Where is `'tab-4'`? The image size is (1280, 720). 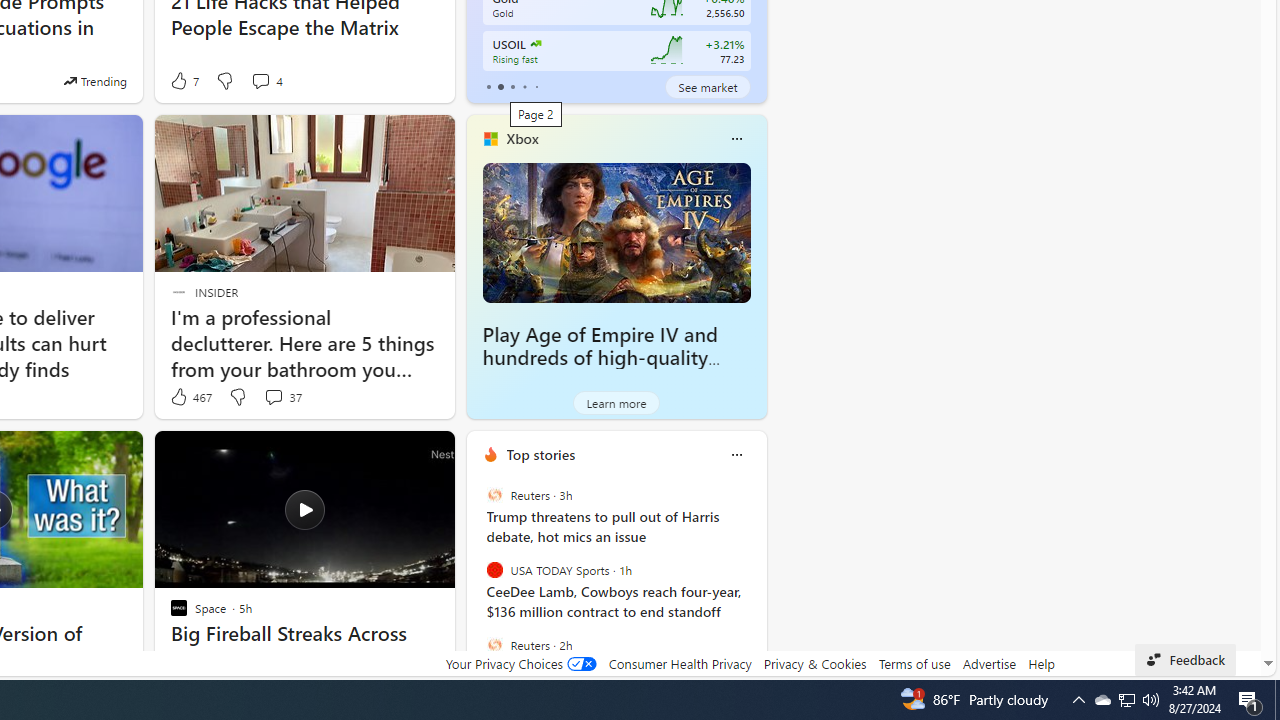 'tab-4' is located at coordinates (536, 86).